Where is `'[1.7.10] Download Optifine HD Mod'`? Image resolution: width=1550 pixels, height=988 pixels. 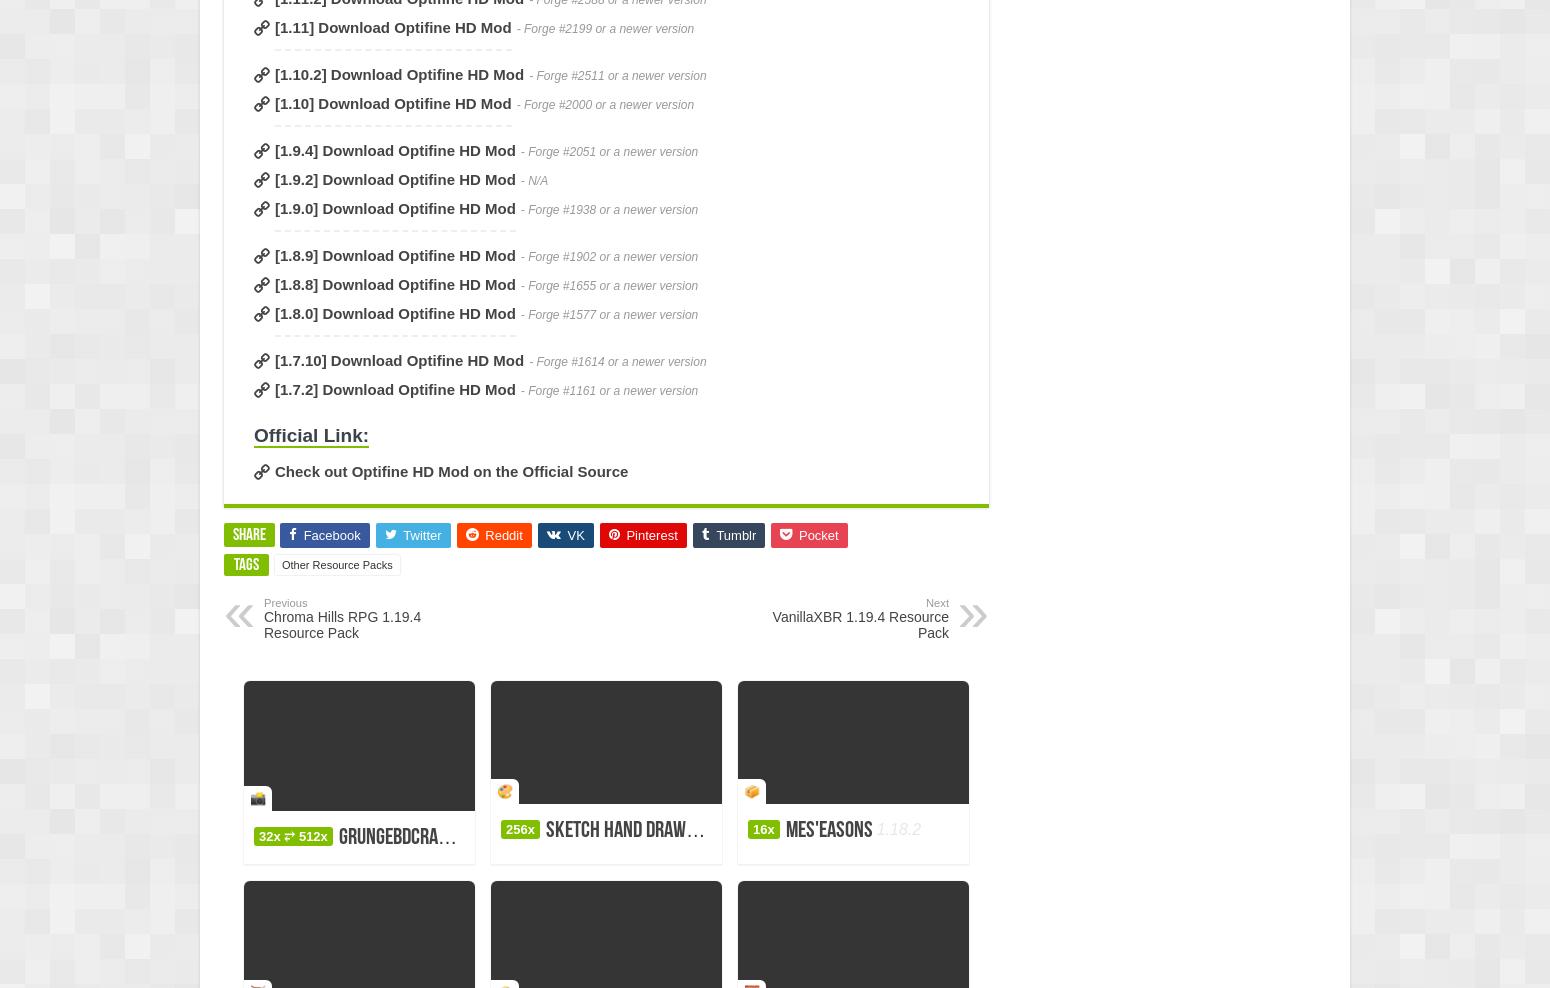
'[1.7.10] Download Optifine HD Mod' is located at coordinates (399, 360).